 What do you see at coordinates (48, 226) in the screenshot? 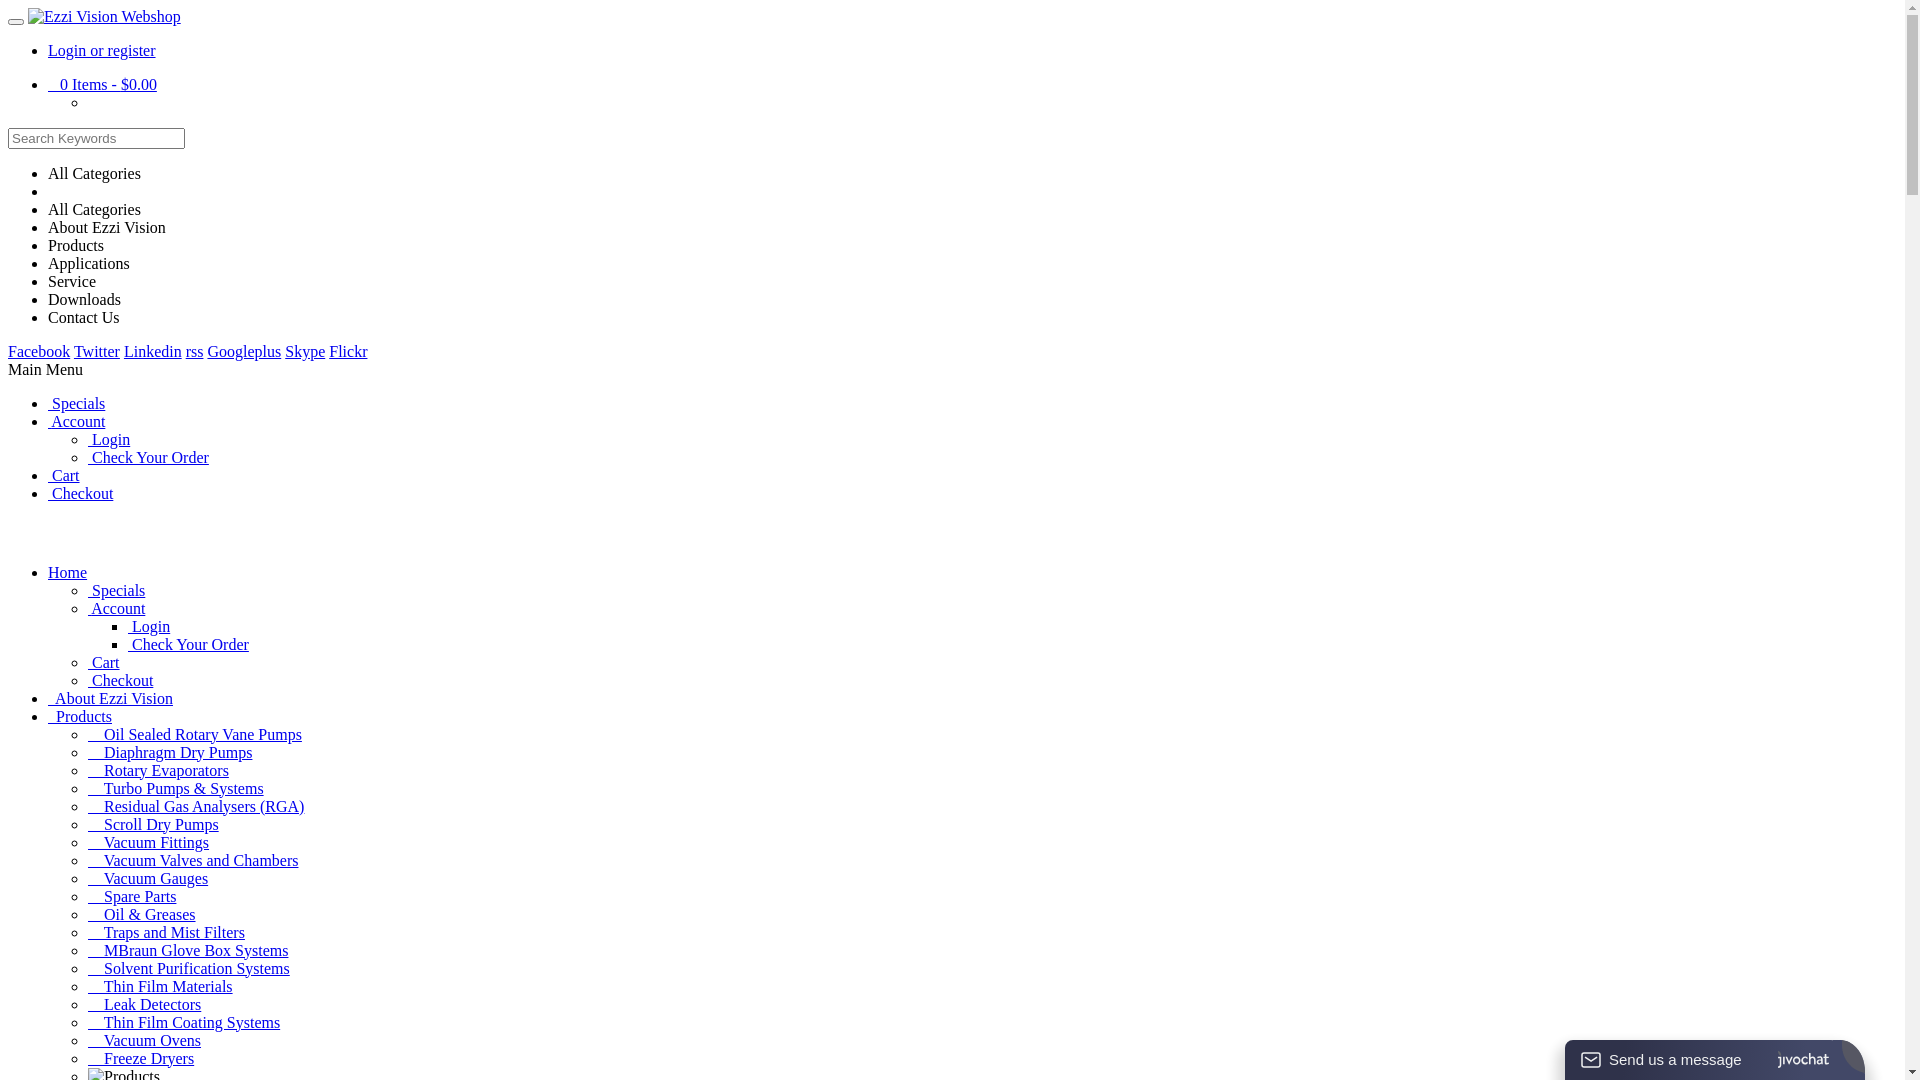
I see `'About Ezzi Vision'` at bounding box center [48, 226].